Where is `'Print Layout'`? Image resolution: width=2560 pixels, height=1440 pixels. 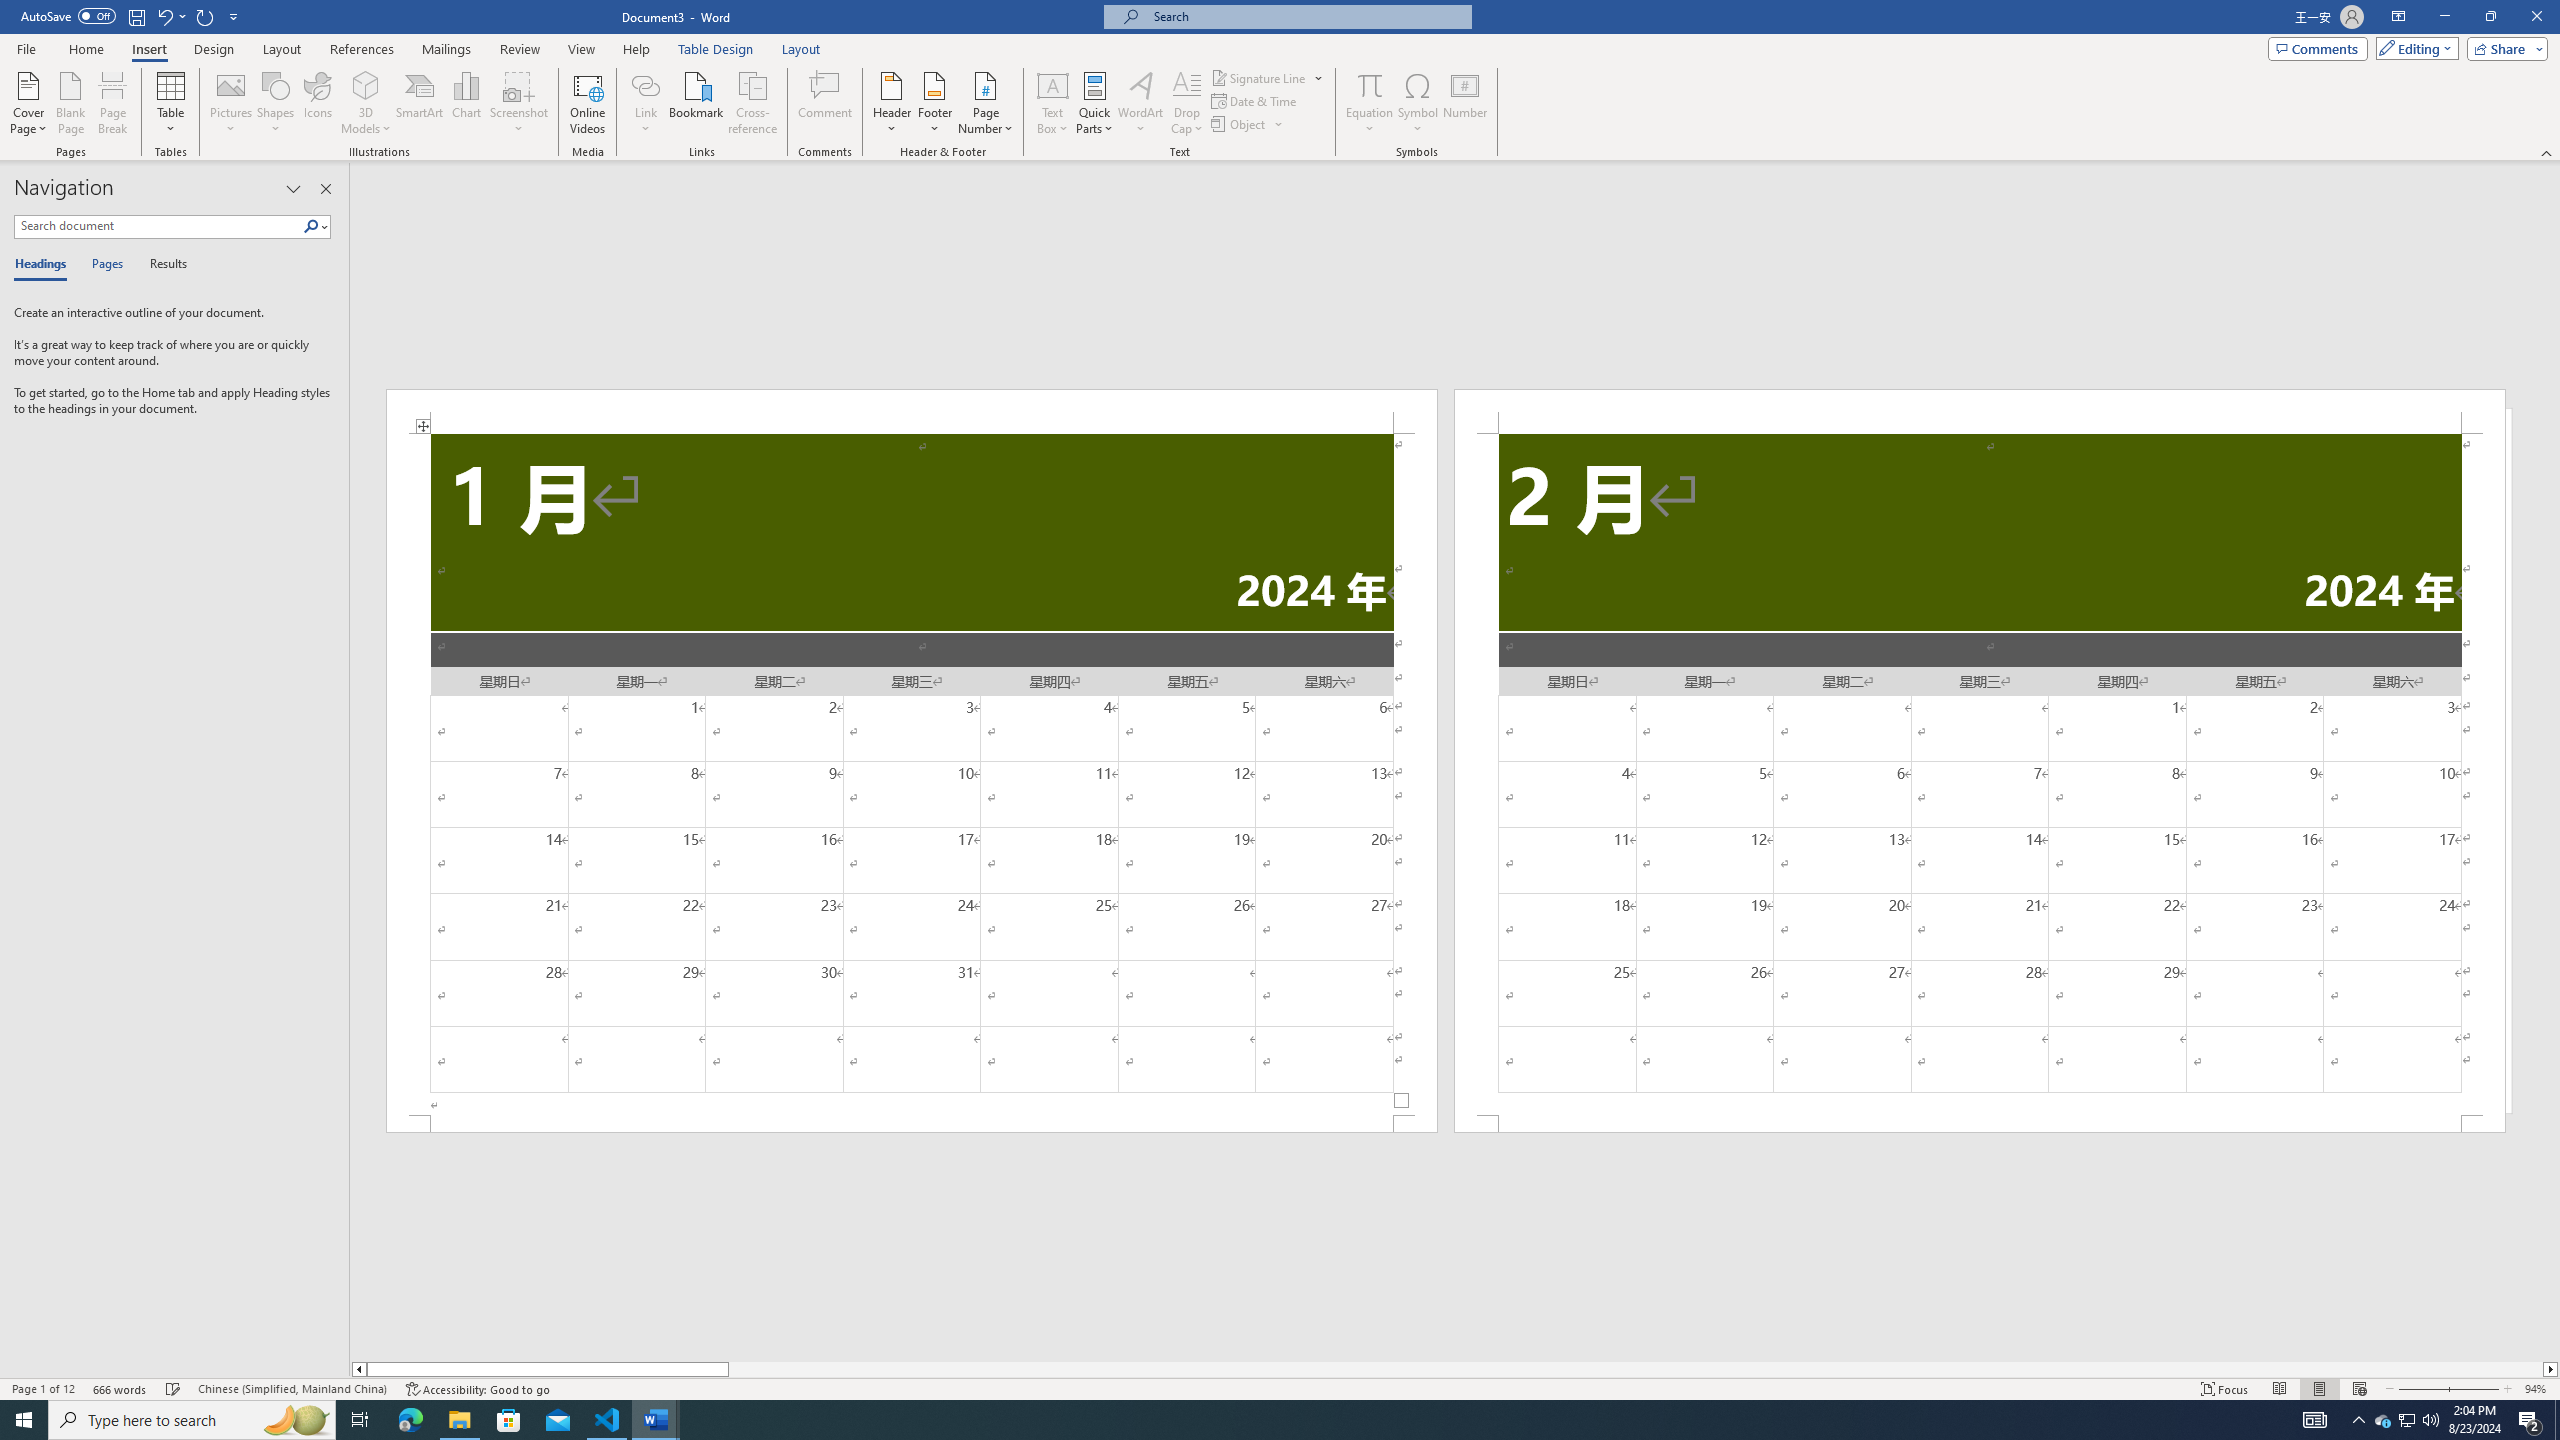 'Print Layout' is located at coordinates (2319, 1389).